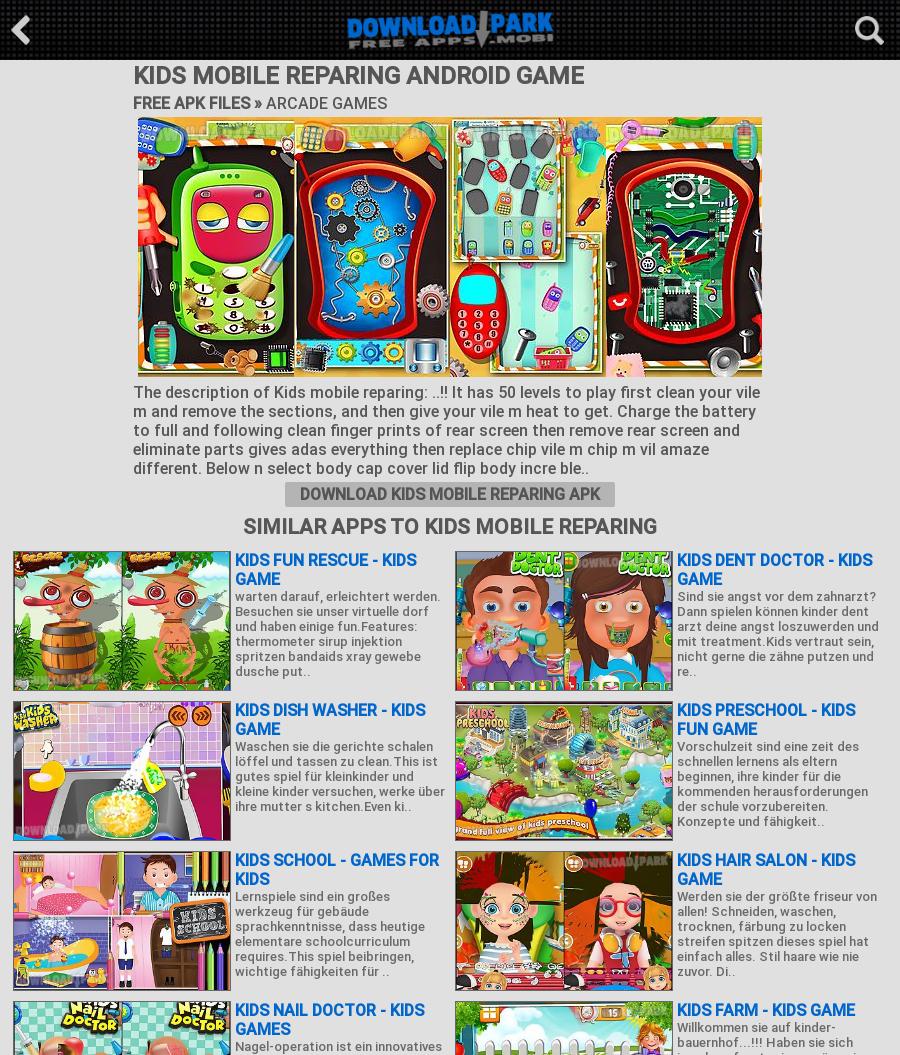 Image resolution: width=900 pixels, height=1055 pixels. What do you see at coordinates (324, 569) in the screenshot?
I see `'Kids fun rescue - kids game'` at bounding box center [324, 569].